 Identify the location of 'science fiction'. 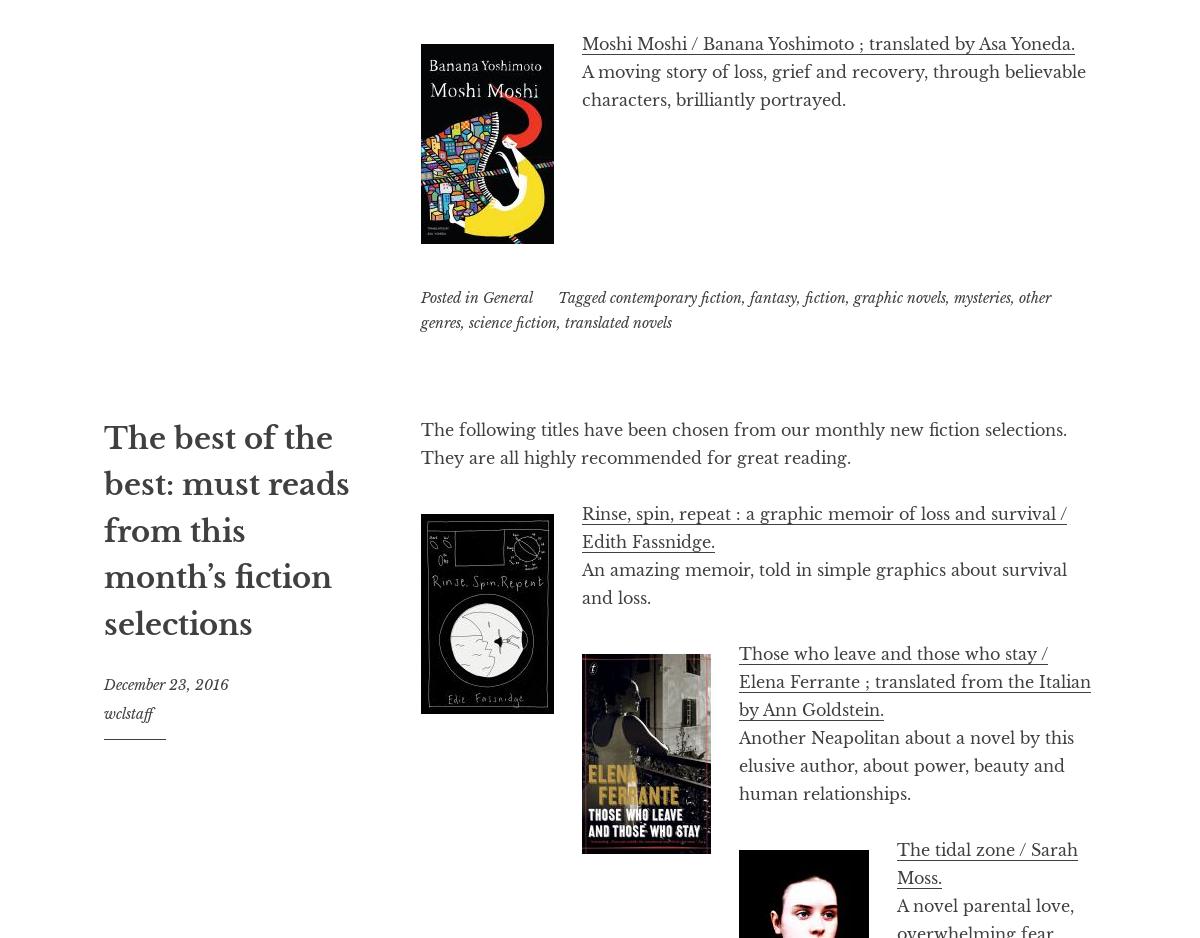
(512, 321).